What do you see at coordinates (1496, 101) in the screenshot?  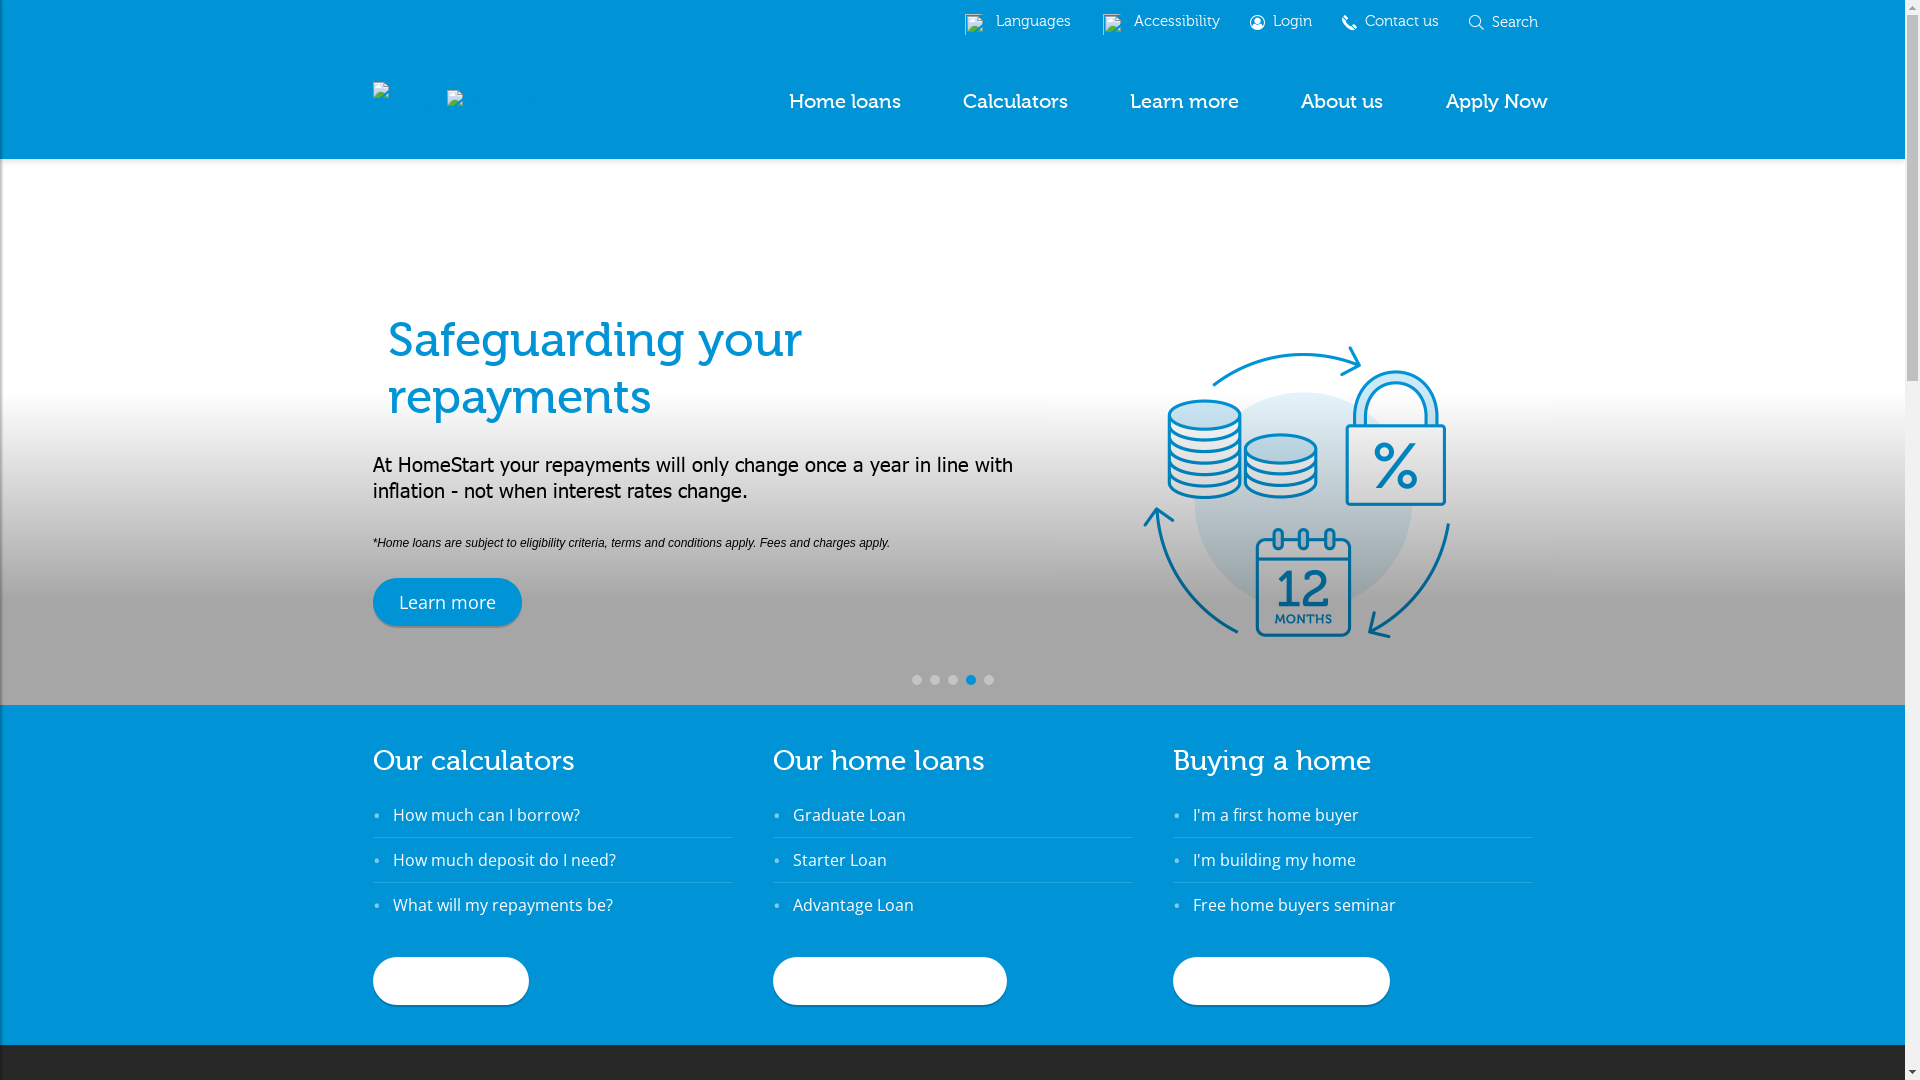 I see `'Apply Now'` at bounding box center [1496, 101].